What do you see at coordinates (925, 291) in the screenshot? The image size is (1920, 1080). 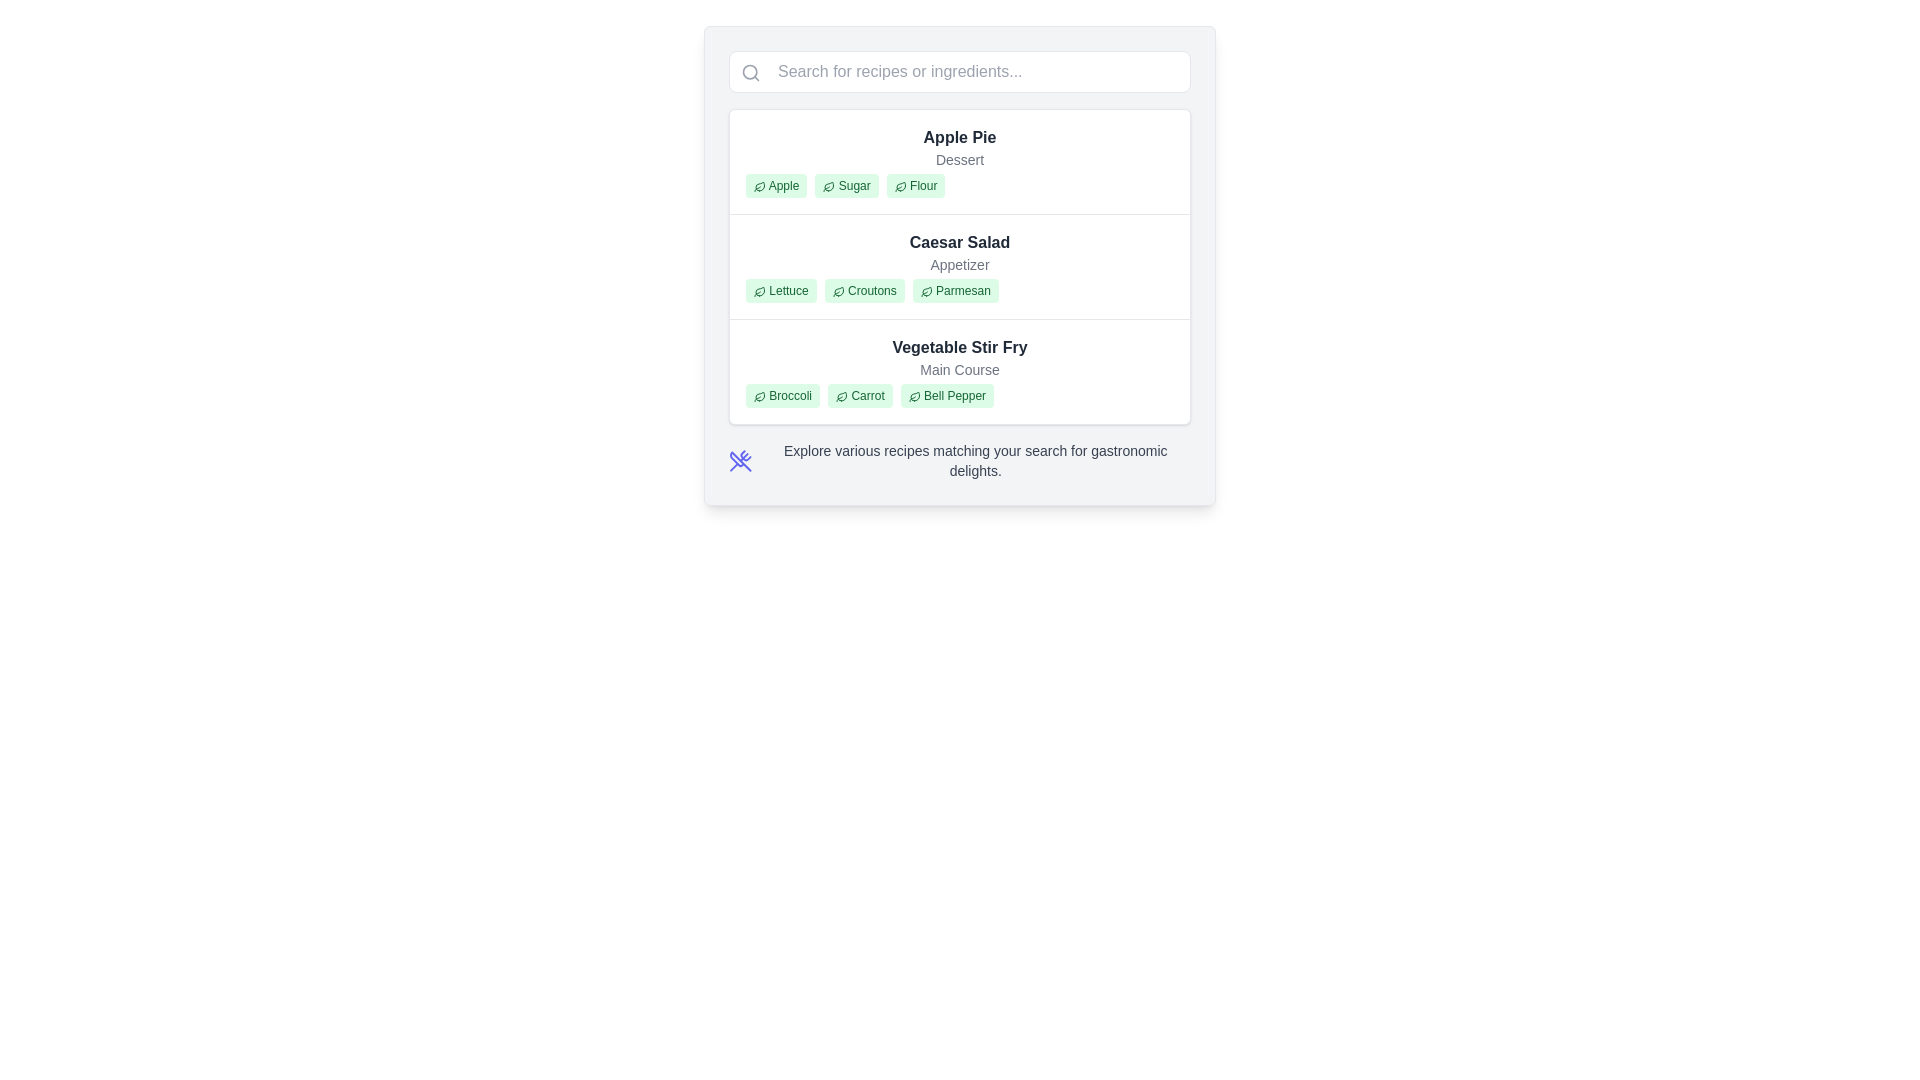 I see `the Parmesan ingredient SVG icon located in the Caesar Salad section of the recipe interface` at bounding box center [925, 291].